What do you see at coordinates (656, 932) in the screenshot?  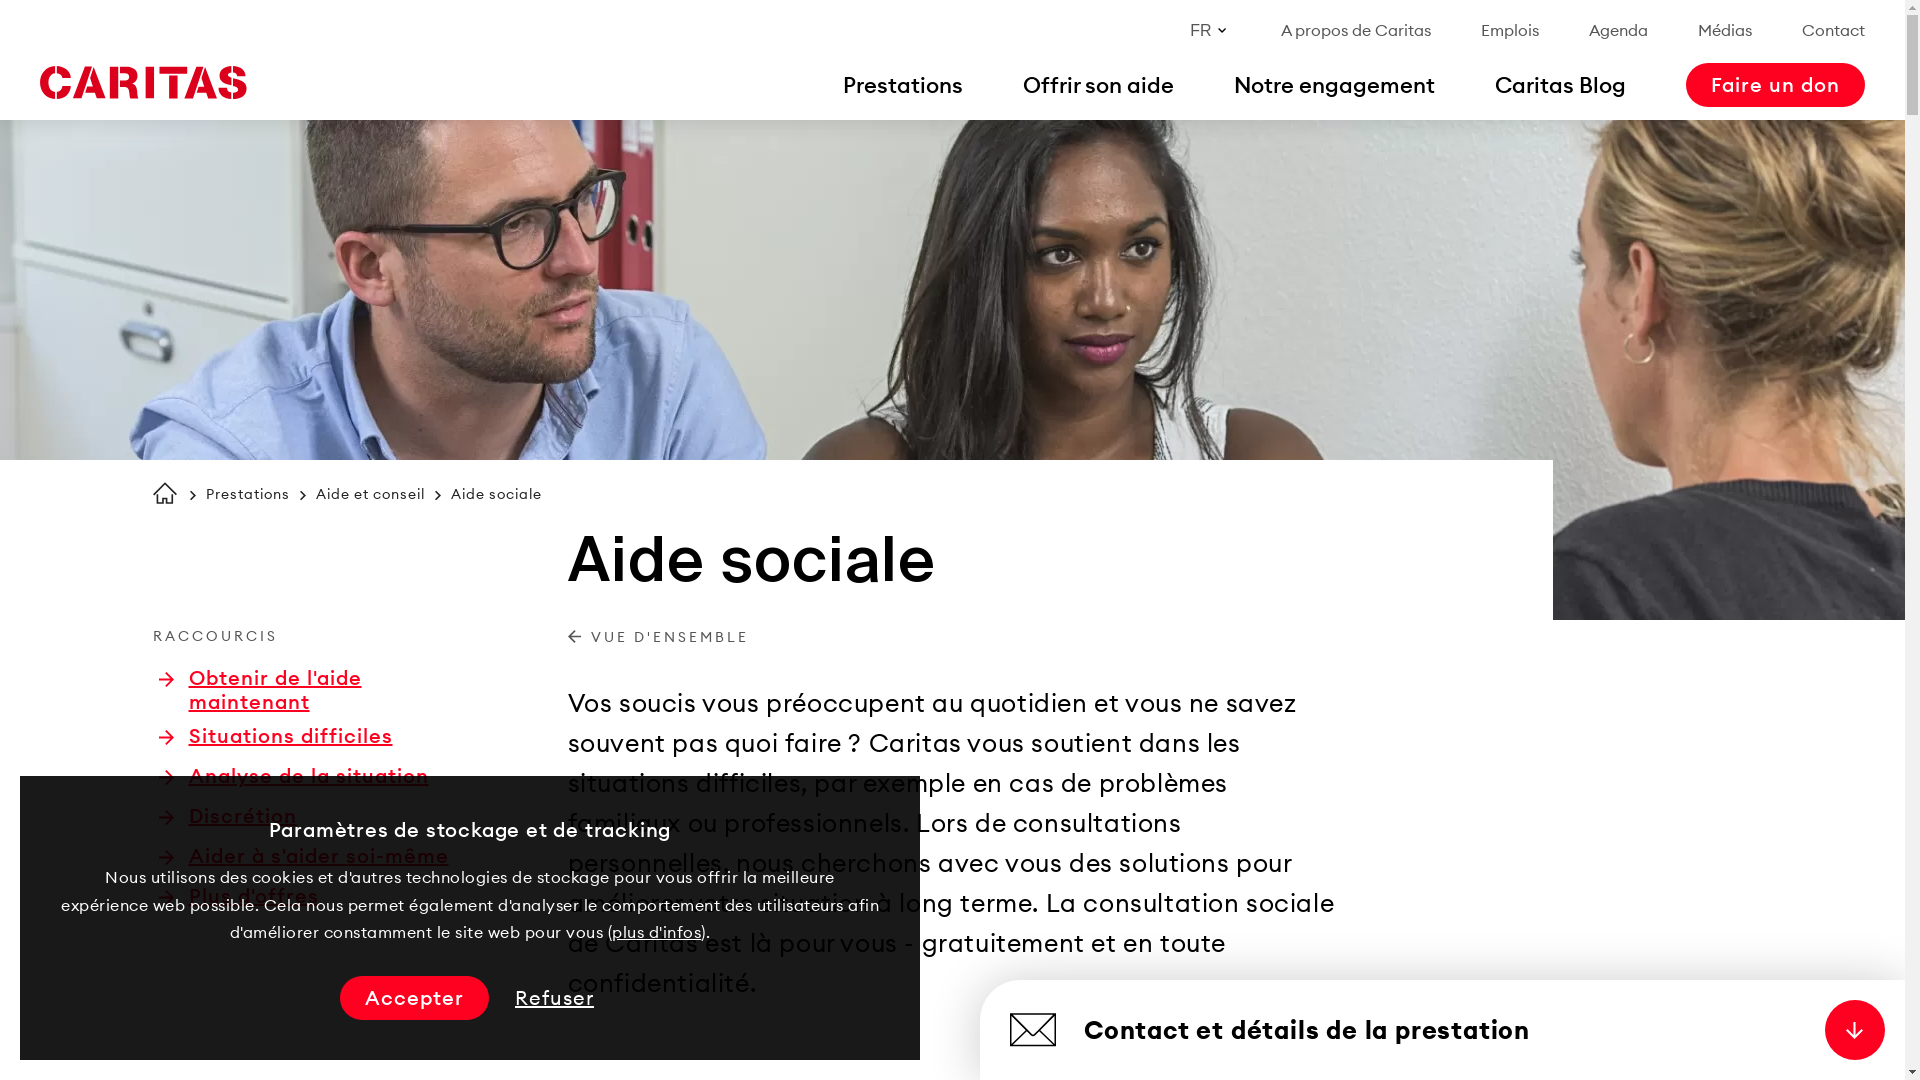 I see `'plus d'infos'` at bounding box center [656, 932].